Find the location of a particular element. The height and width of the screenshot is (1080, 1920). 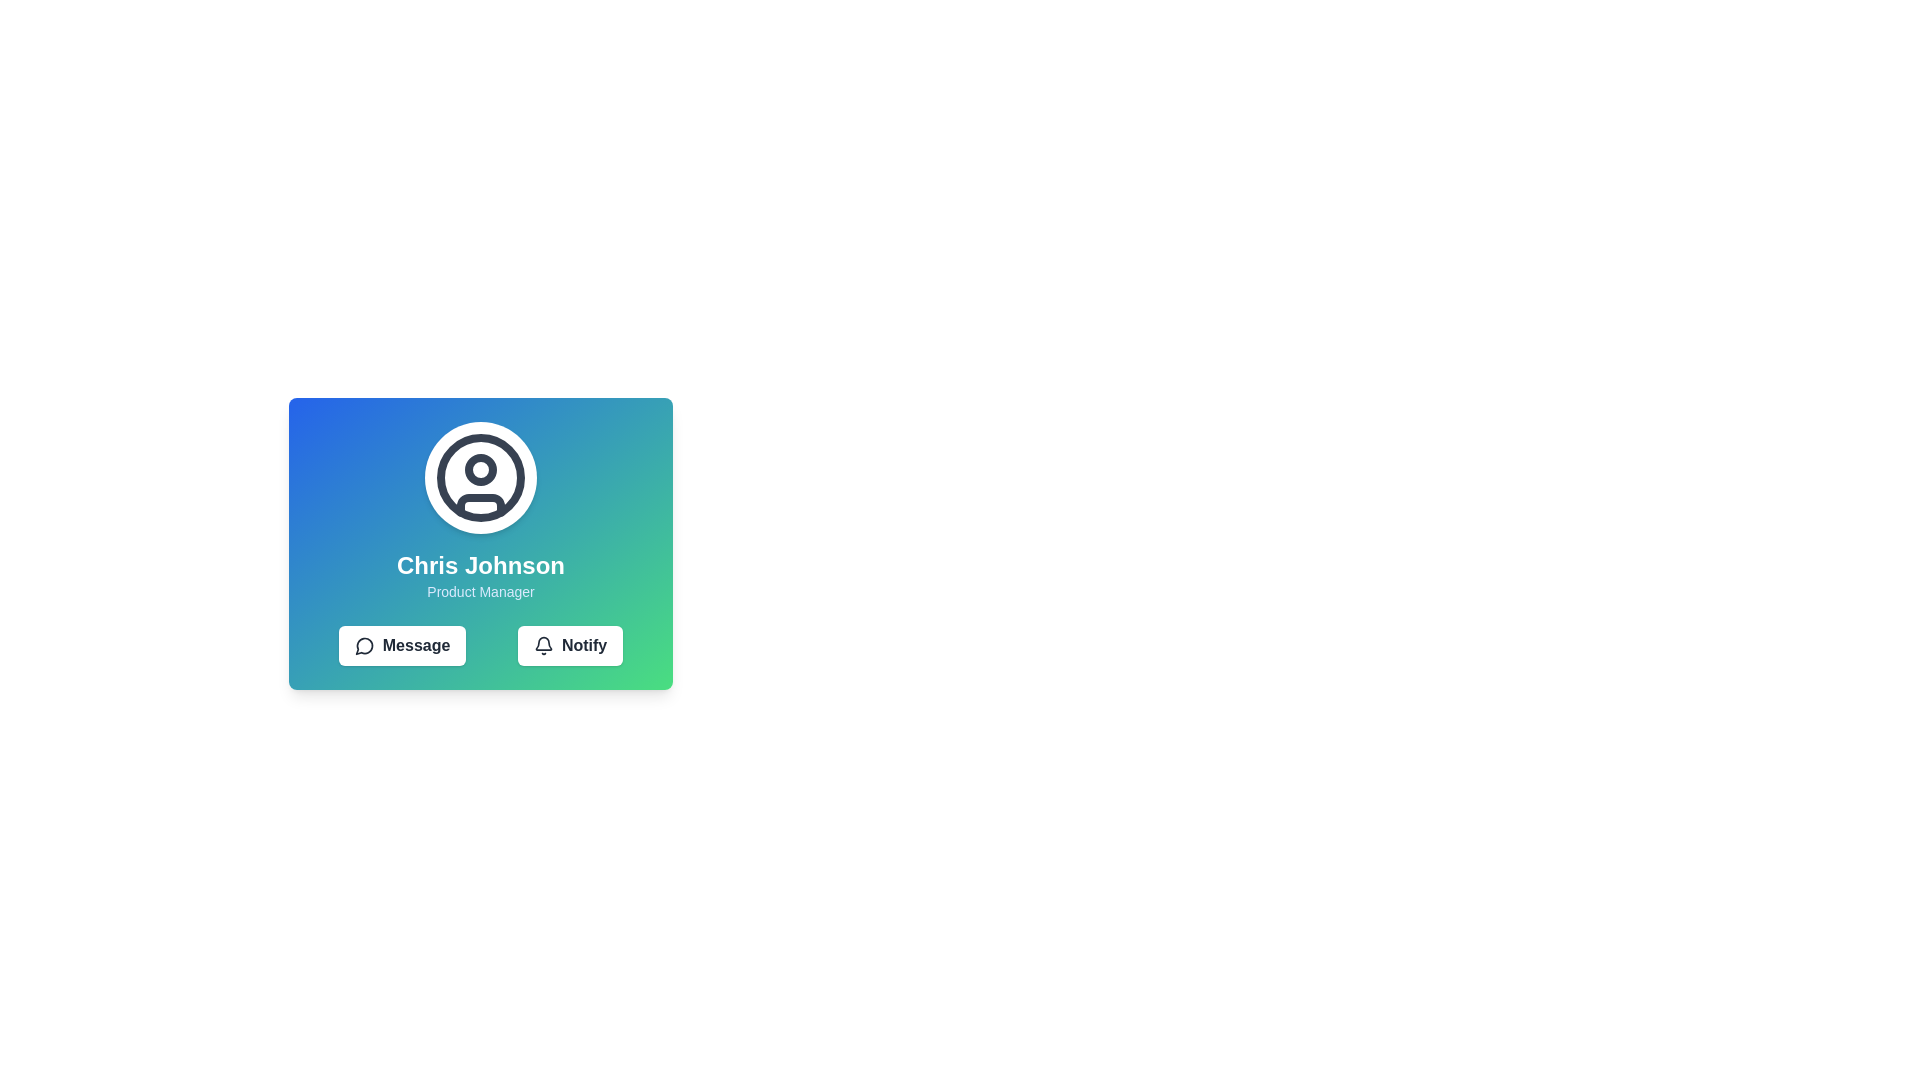

on the Informational card displaying 'Chris Johnson', which features a gradient background and action buttons at the bottom is located at coordinates (480, 543).